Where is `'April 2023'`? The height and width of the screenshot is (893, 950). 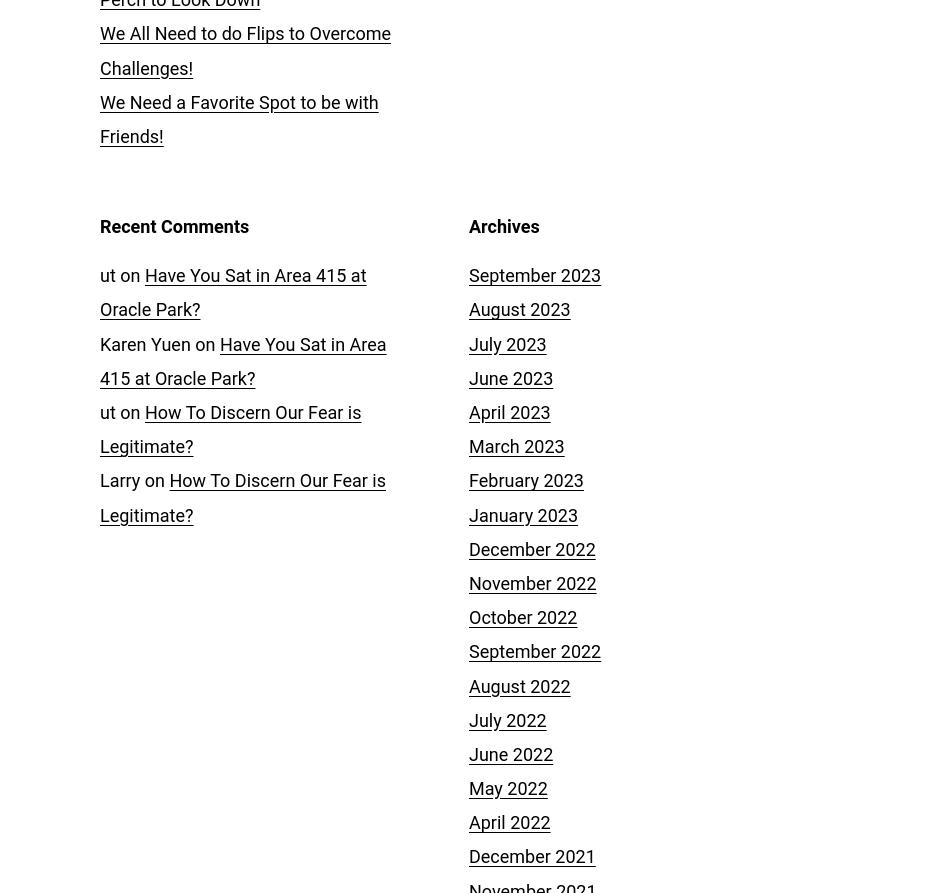
'April 2023' is located at coordinates (468, 412).